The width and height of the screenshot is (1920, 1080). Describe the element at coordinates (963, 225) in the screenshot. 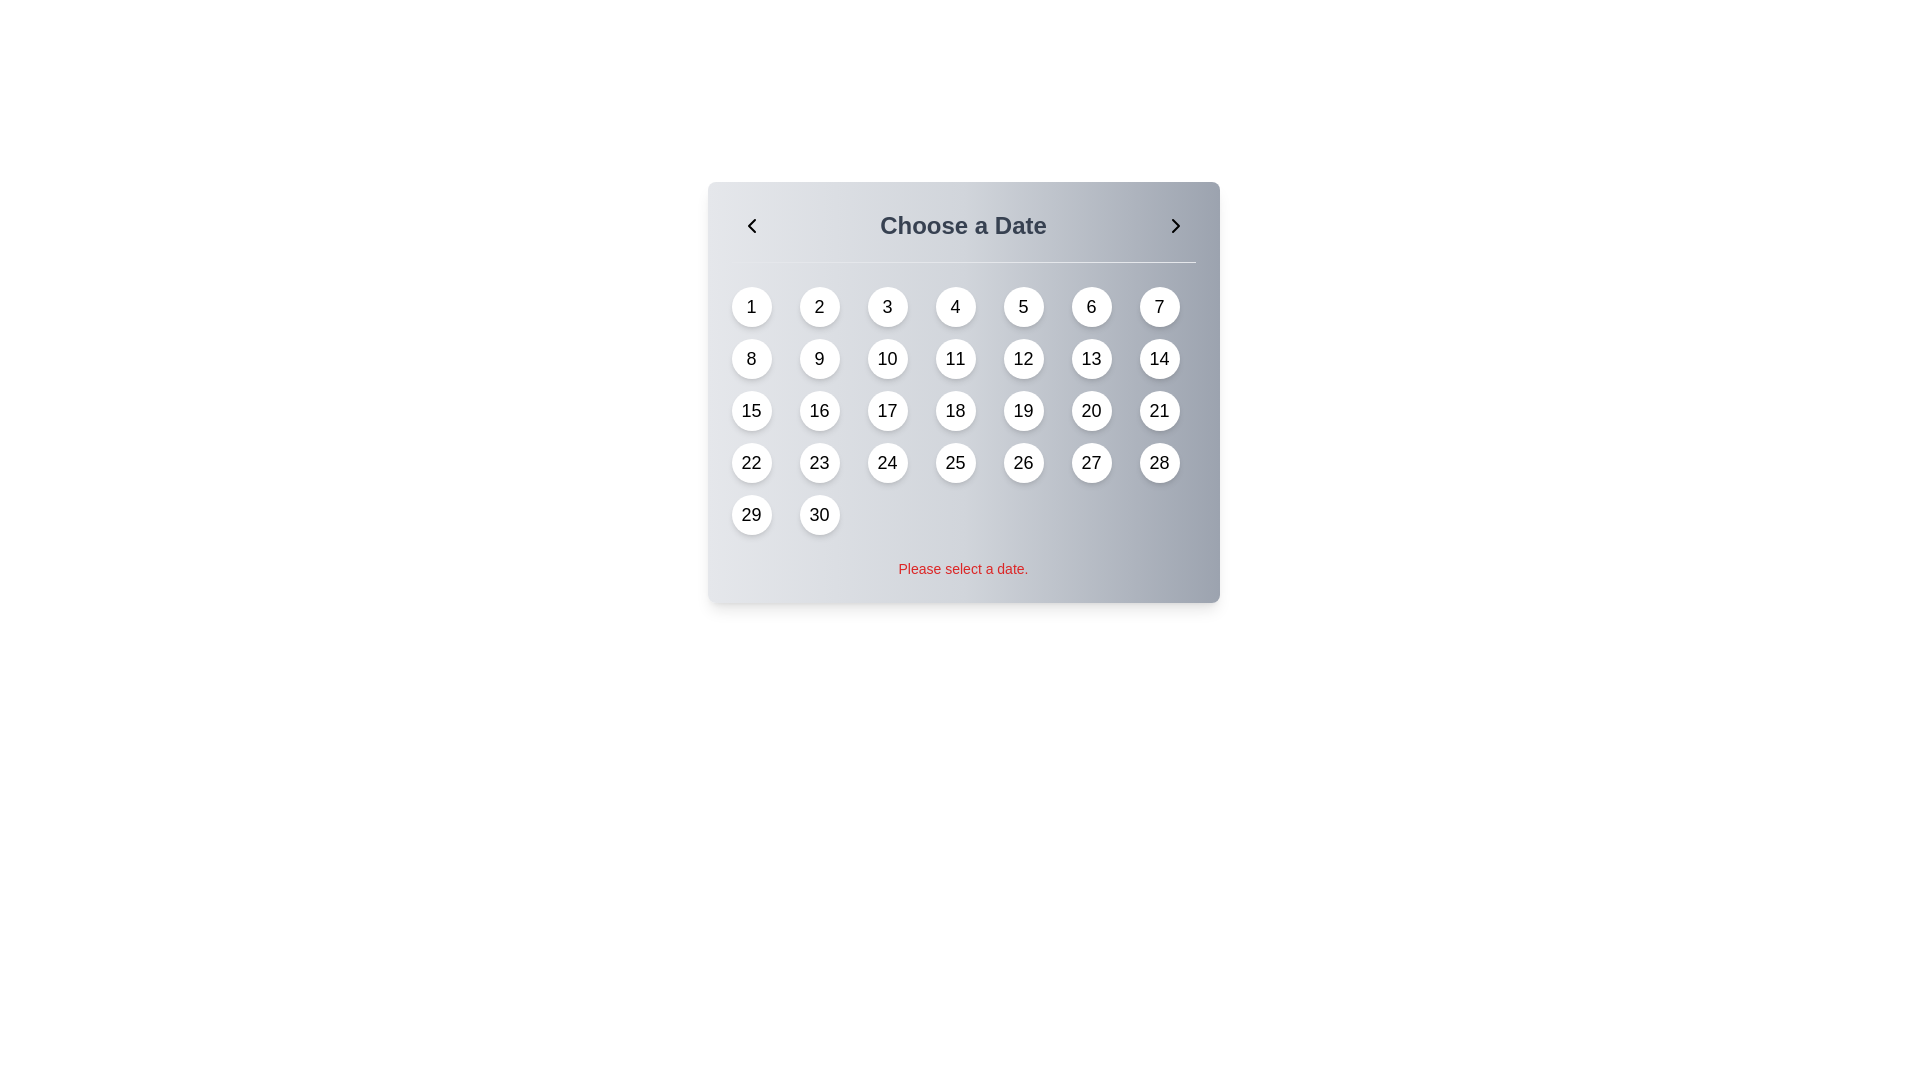

I see `text label indicating the current step or state of the calendar interface, which instructs the user to choose a date from the calendar below` at that location.